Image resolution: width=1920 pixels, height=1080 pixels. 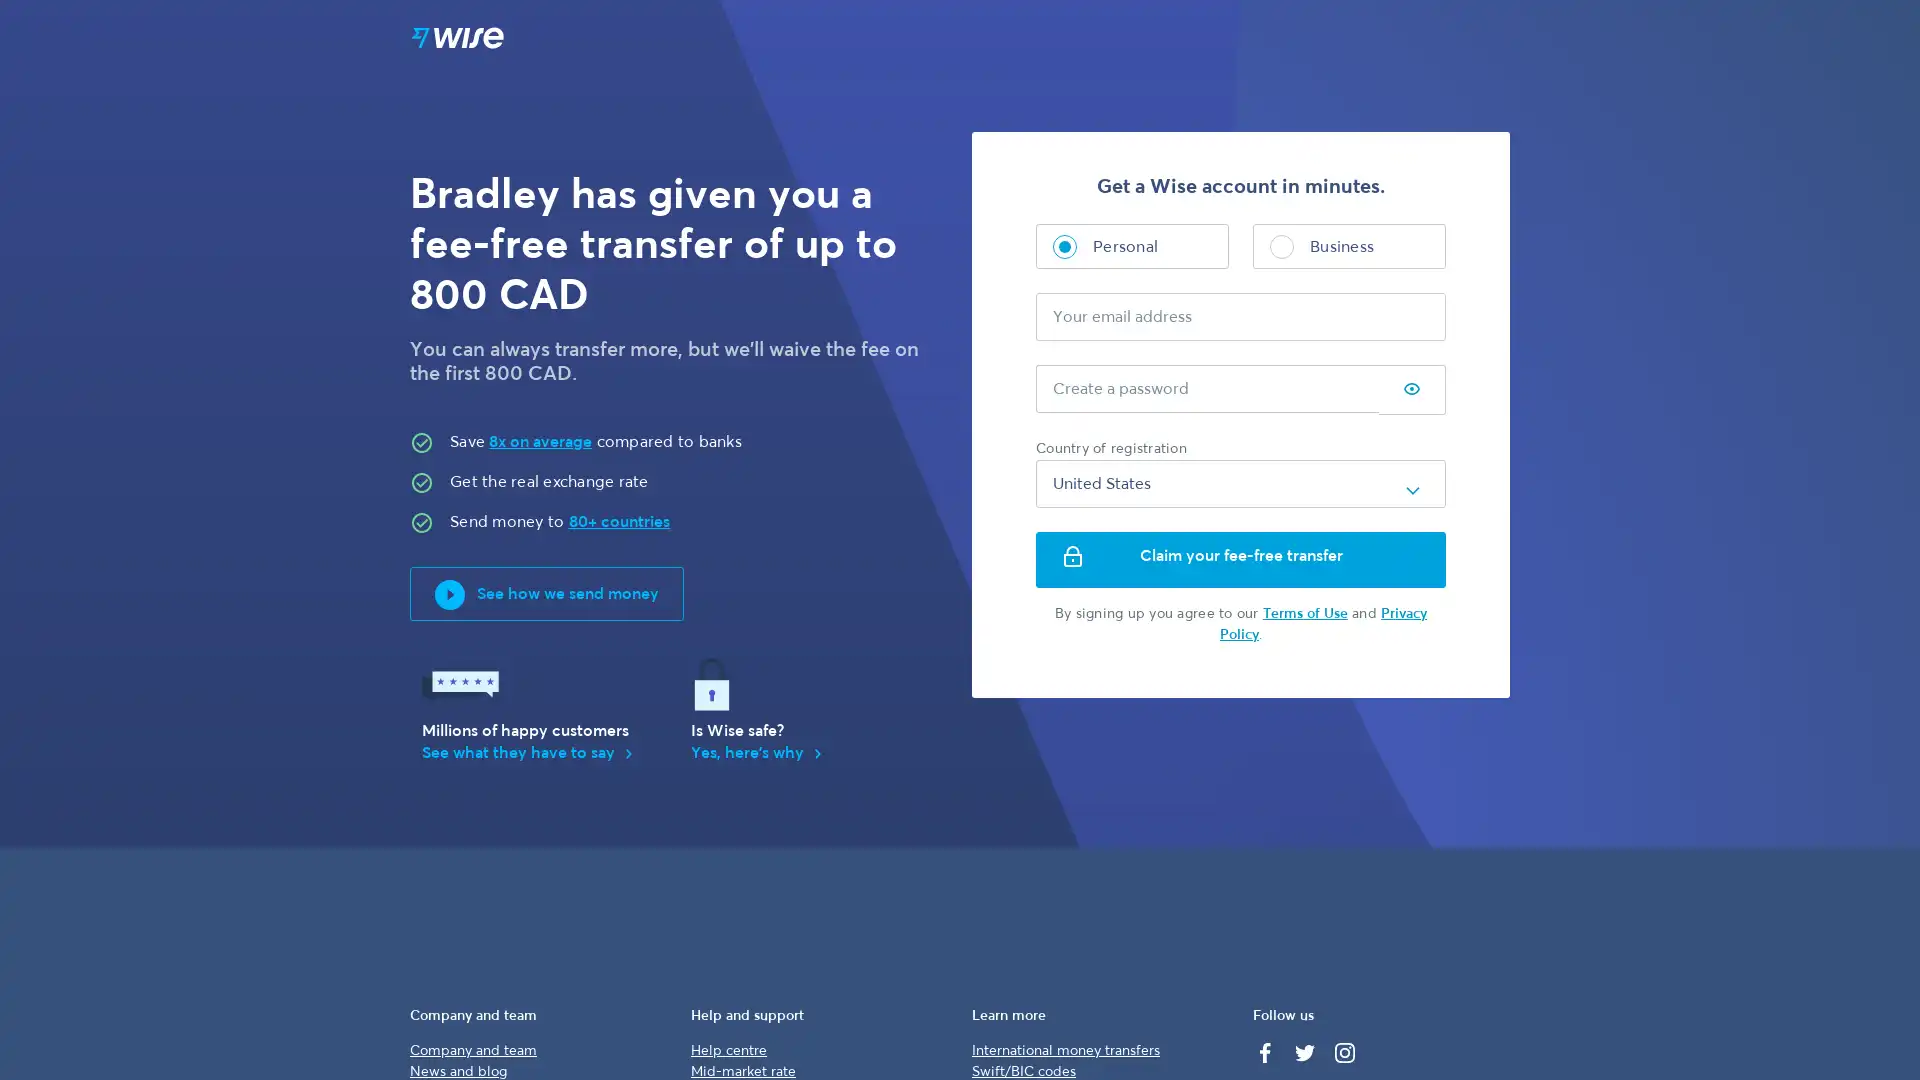 What do you see at coordinates (547, 593) in the screenshot?
I see `See how we send money` at bounding box center [547, 593].